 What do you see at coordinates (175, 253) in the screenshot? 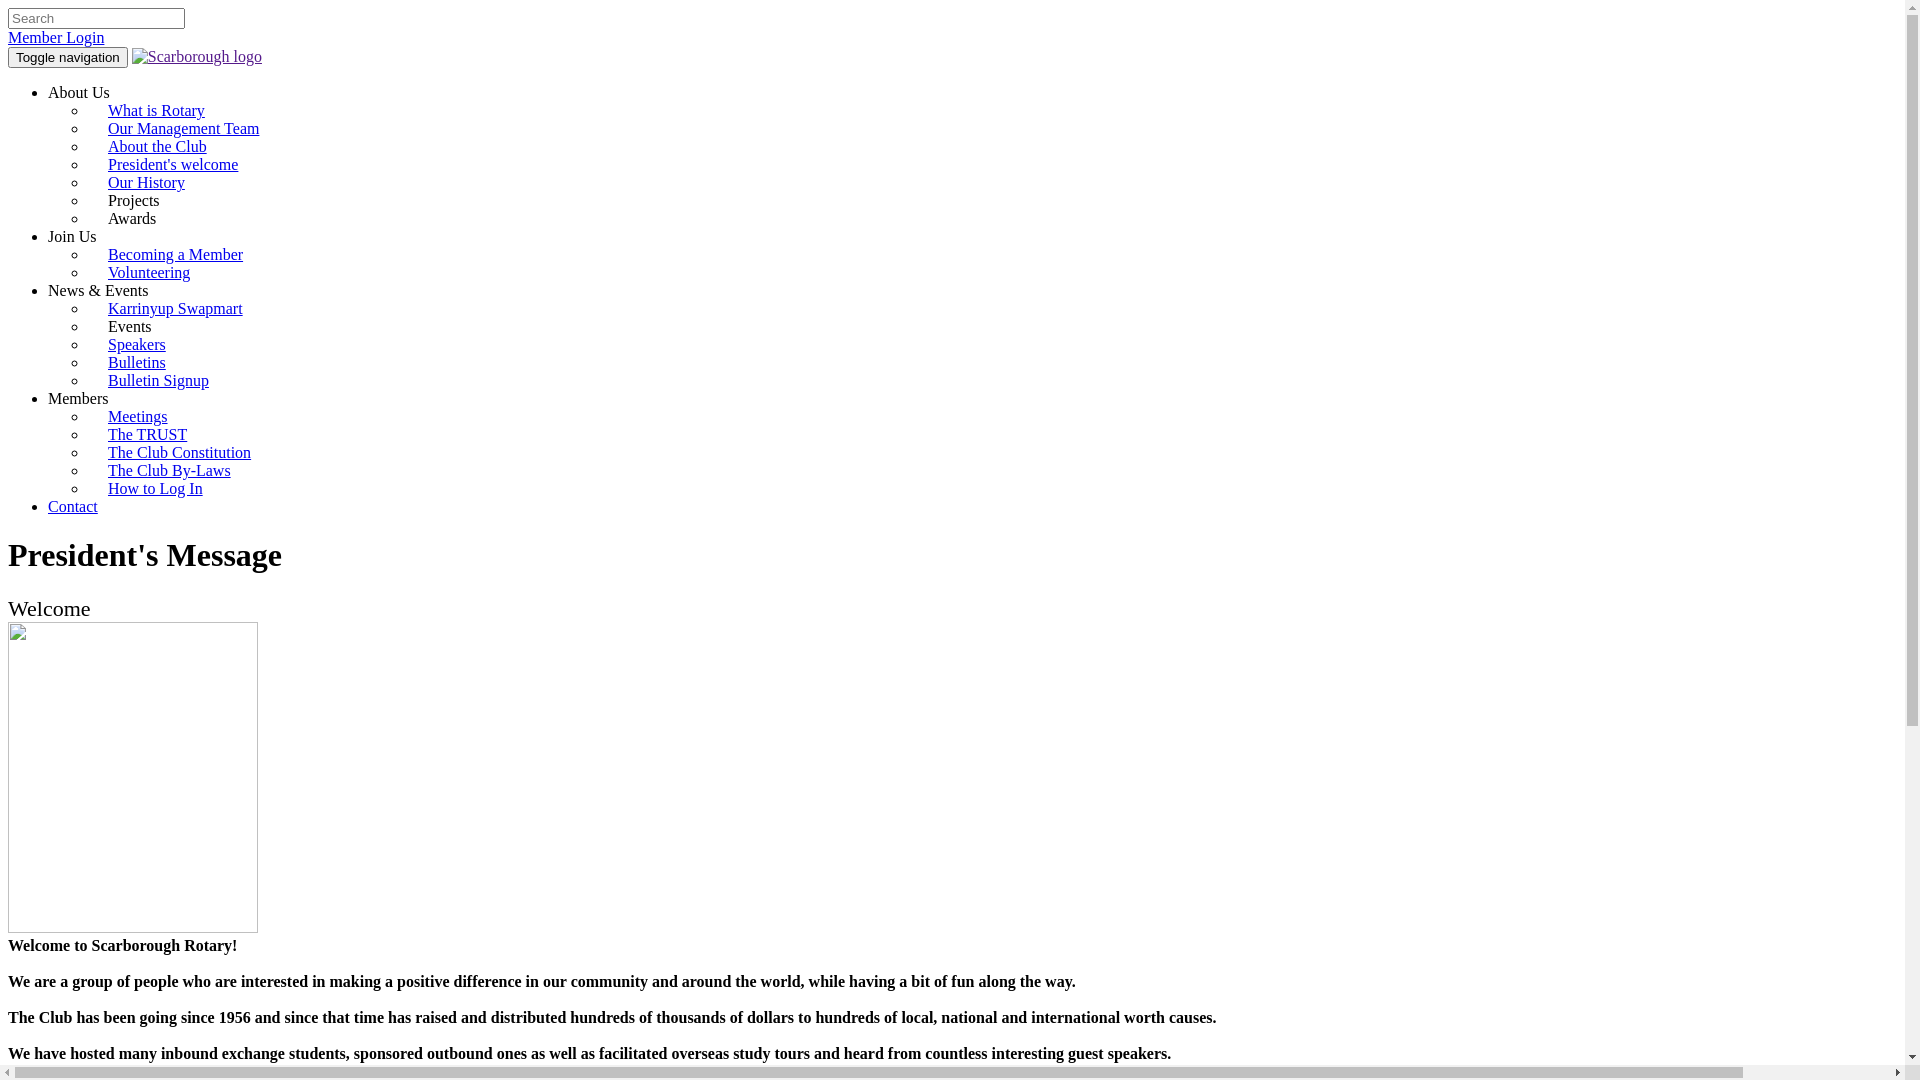
I see `'Becoming a Member'` at bounding box center [175, 253].